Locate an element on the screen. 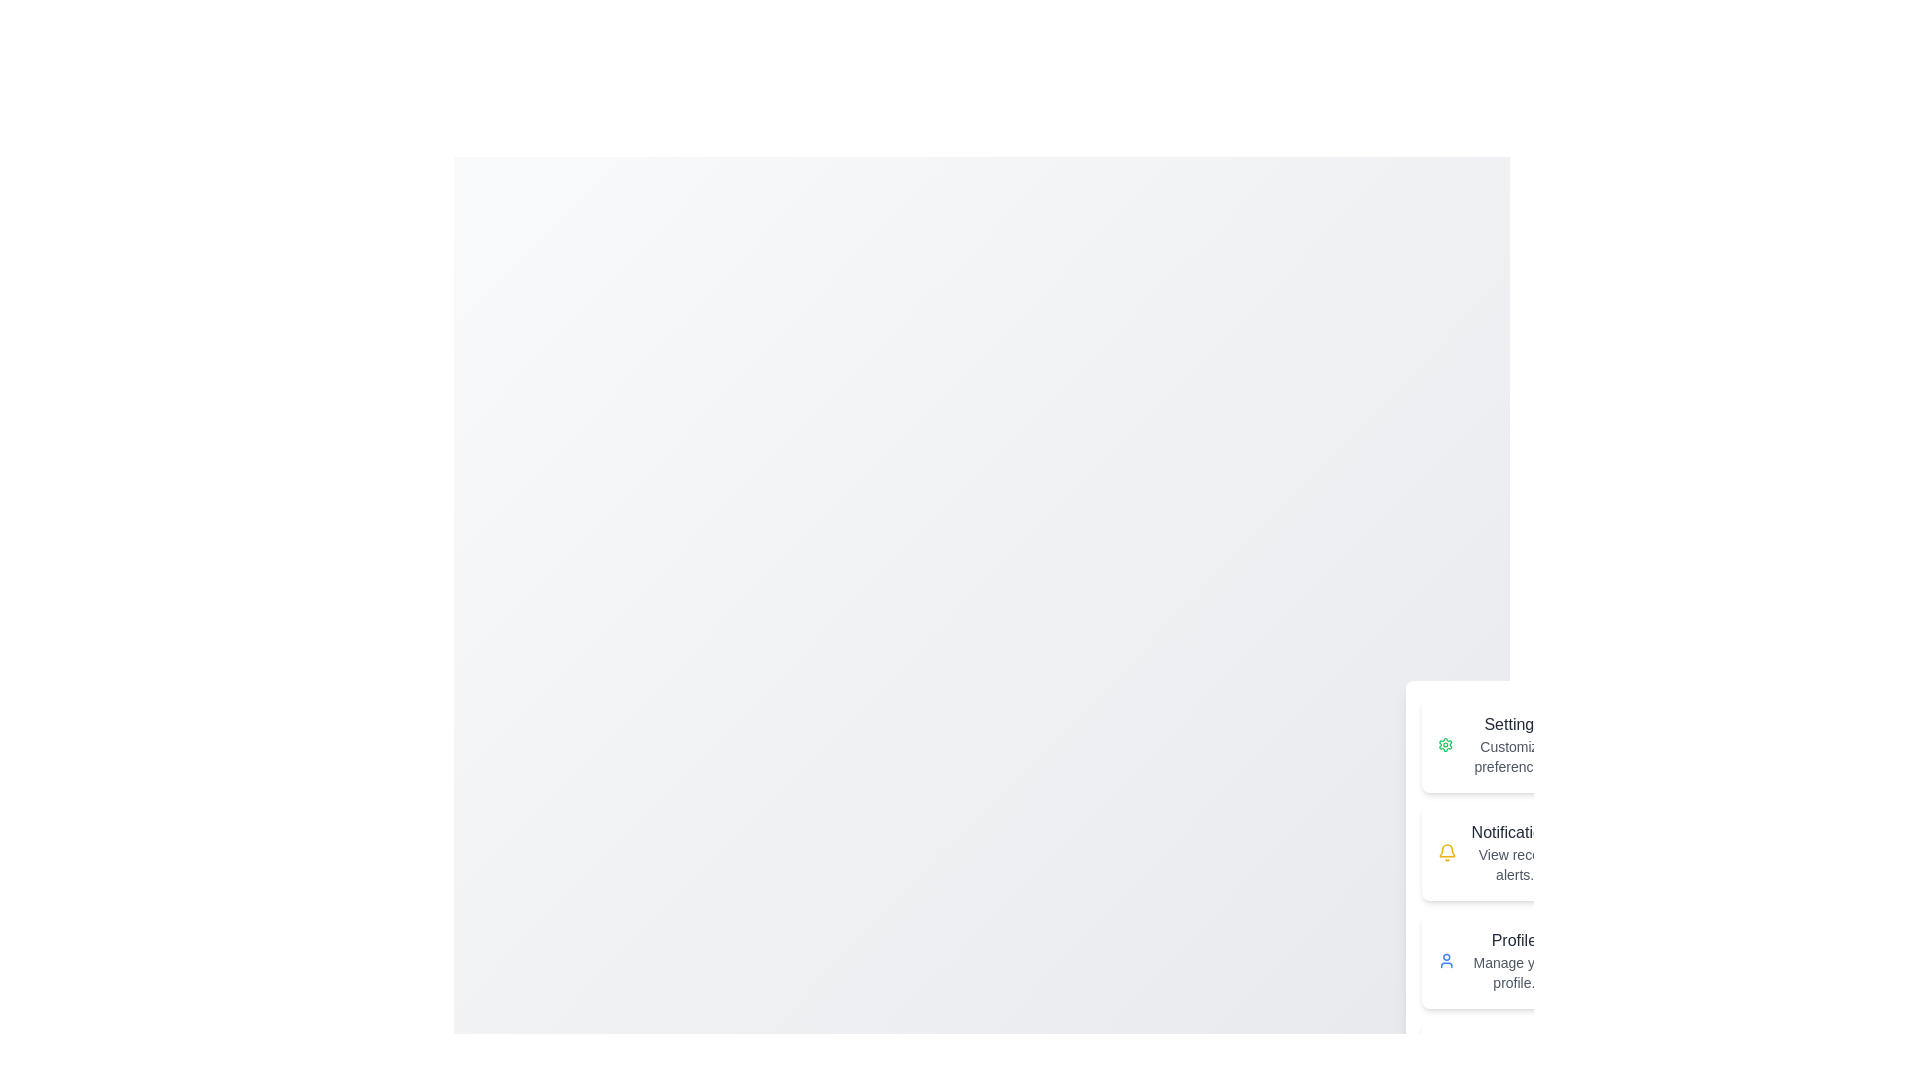 This screenshot has width=1920, height=1080. the Help icon in the speed dial menu is located at coordinates (1449, 1067).